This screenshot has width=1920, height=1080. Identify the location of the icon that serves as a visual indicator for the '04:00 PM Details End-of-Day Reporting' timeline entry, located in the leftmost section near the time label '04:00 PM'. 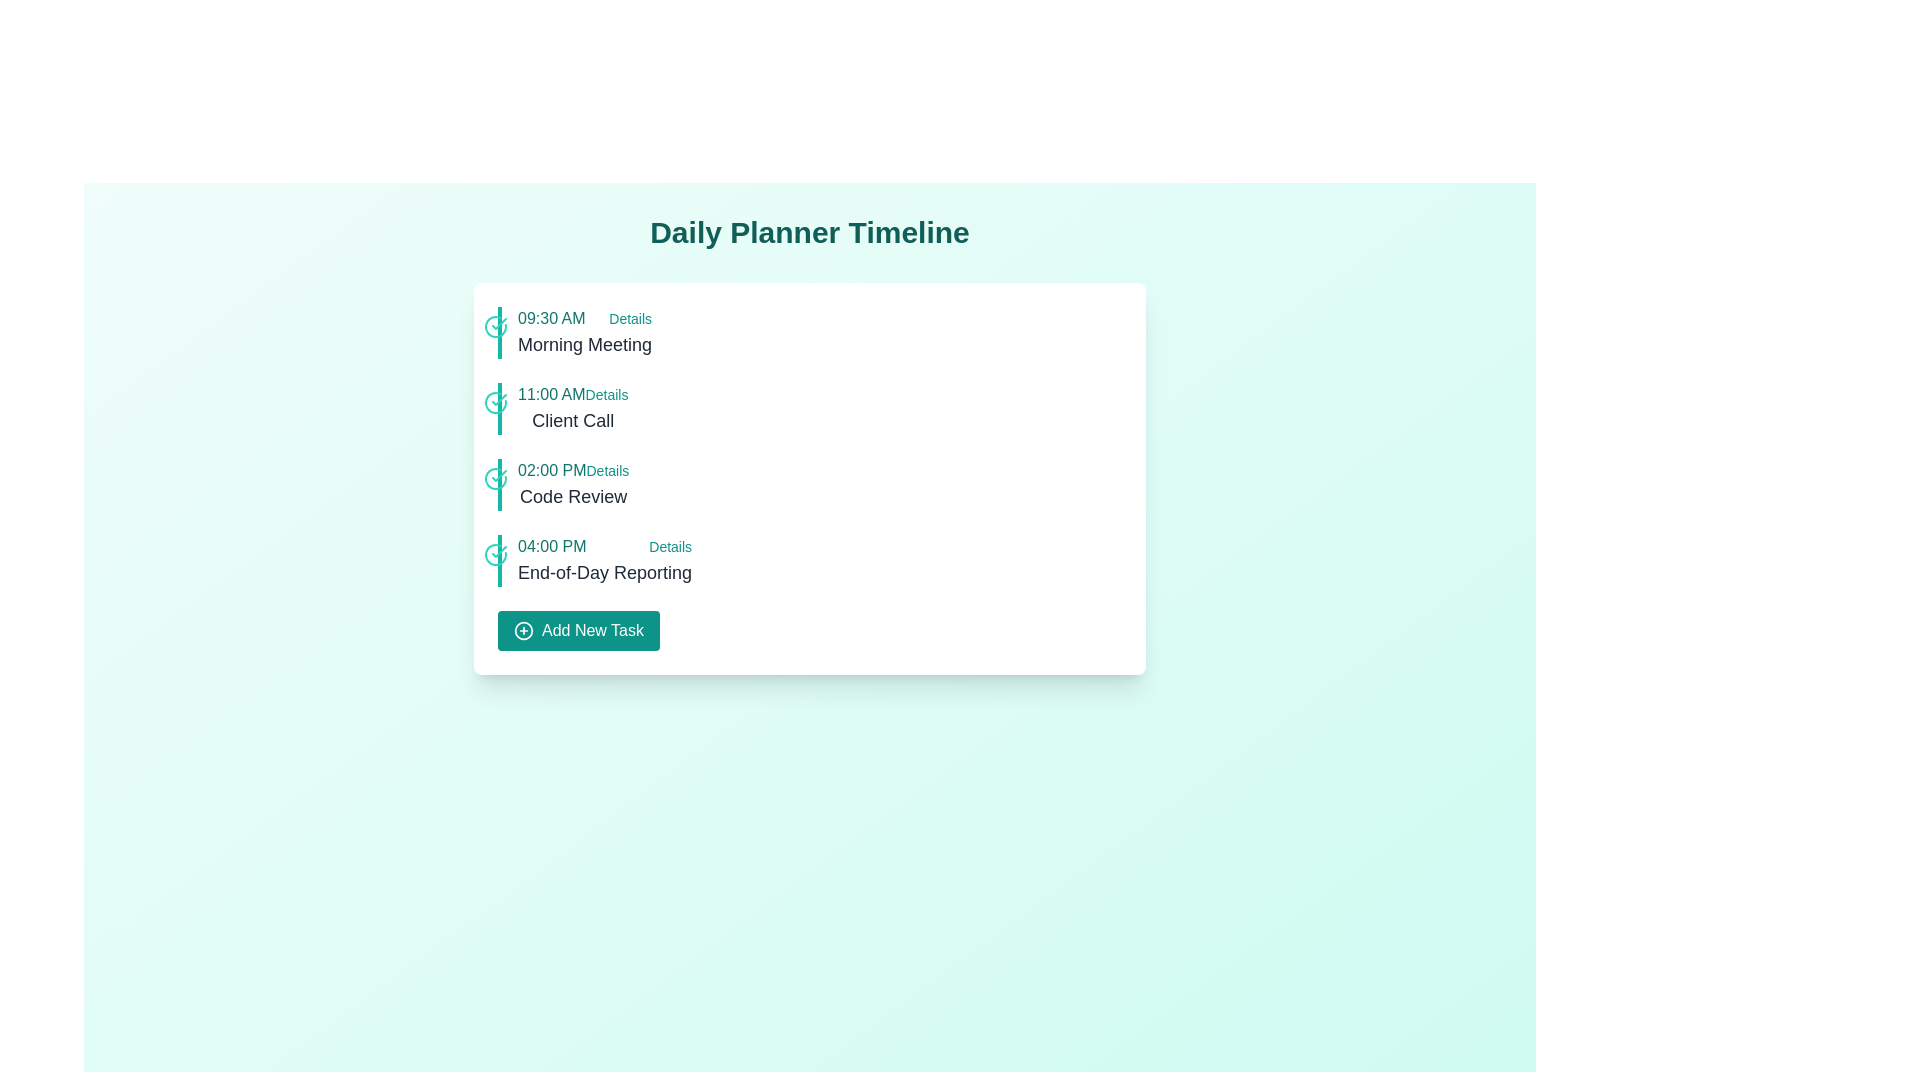
(495, 555).